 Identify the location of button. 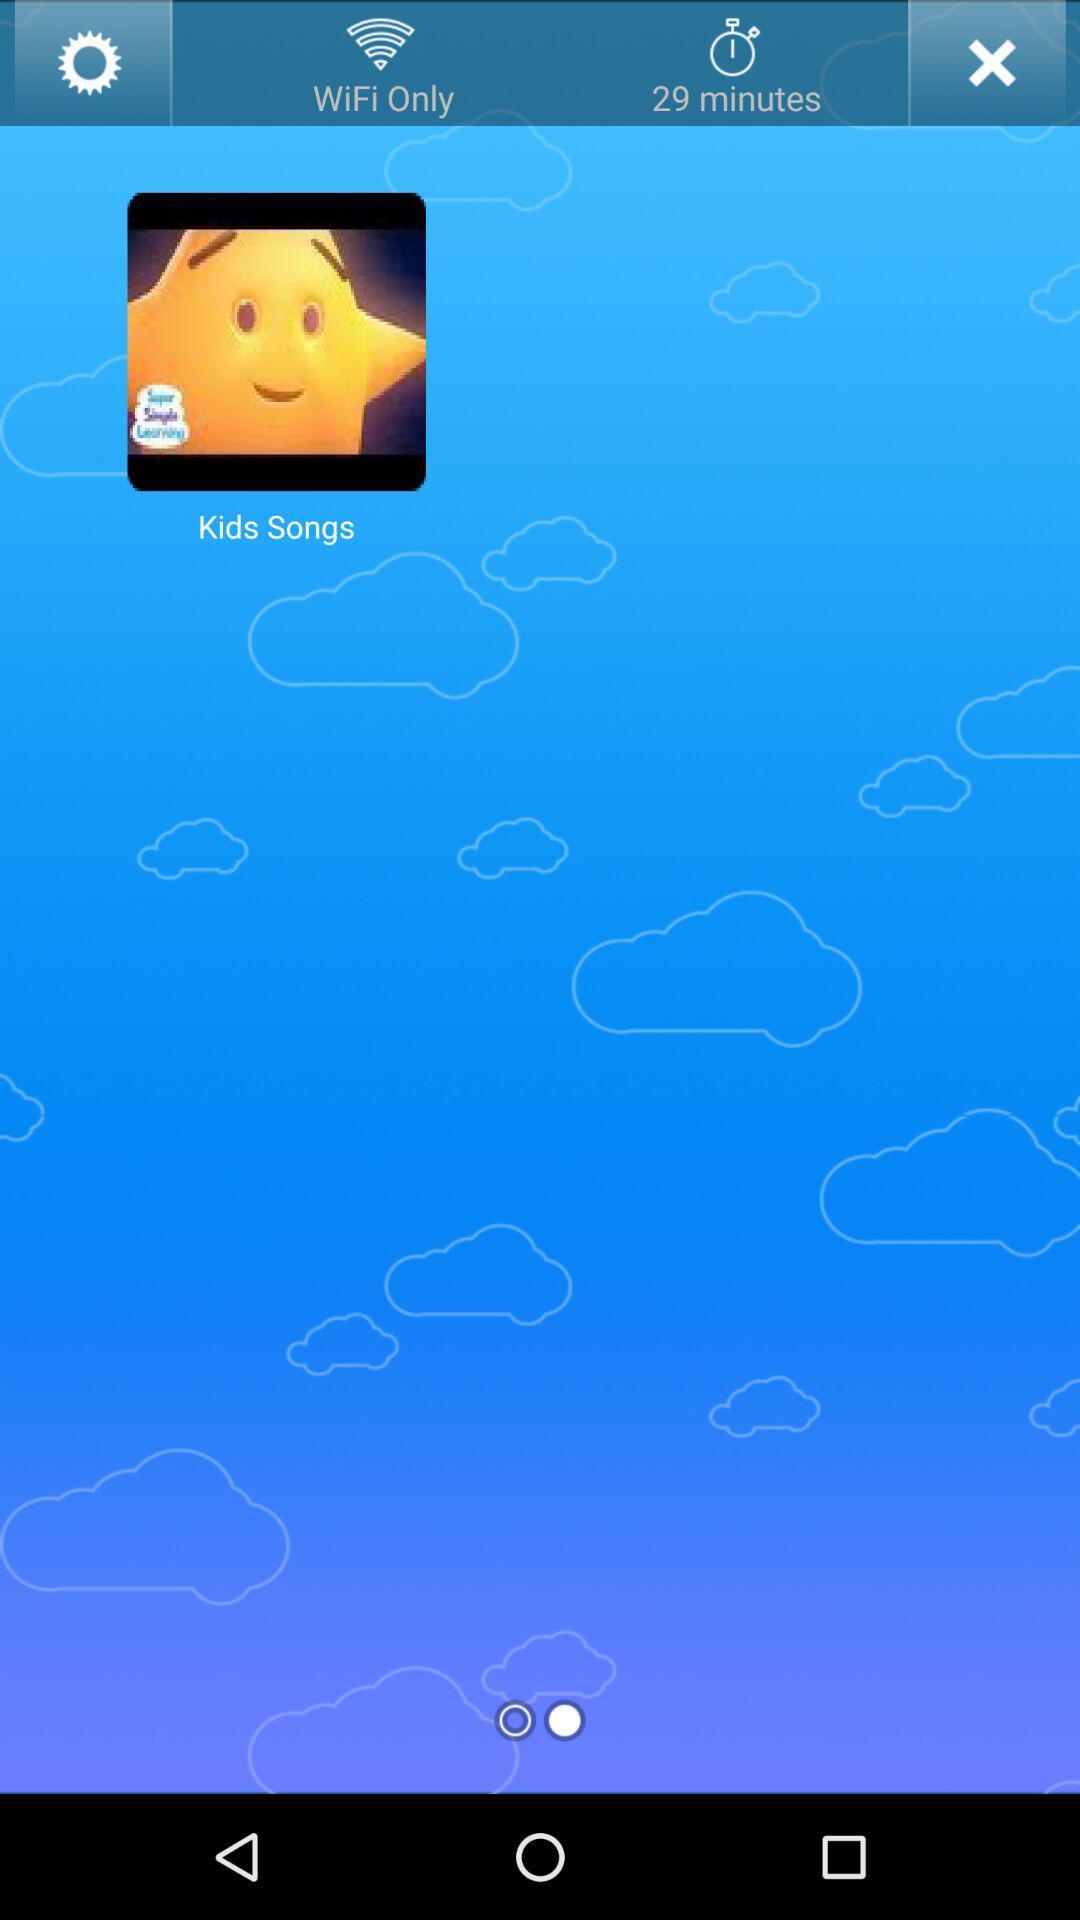
(985, 62).